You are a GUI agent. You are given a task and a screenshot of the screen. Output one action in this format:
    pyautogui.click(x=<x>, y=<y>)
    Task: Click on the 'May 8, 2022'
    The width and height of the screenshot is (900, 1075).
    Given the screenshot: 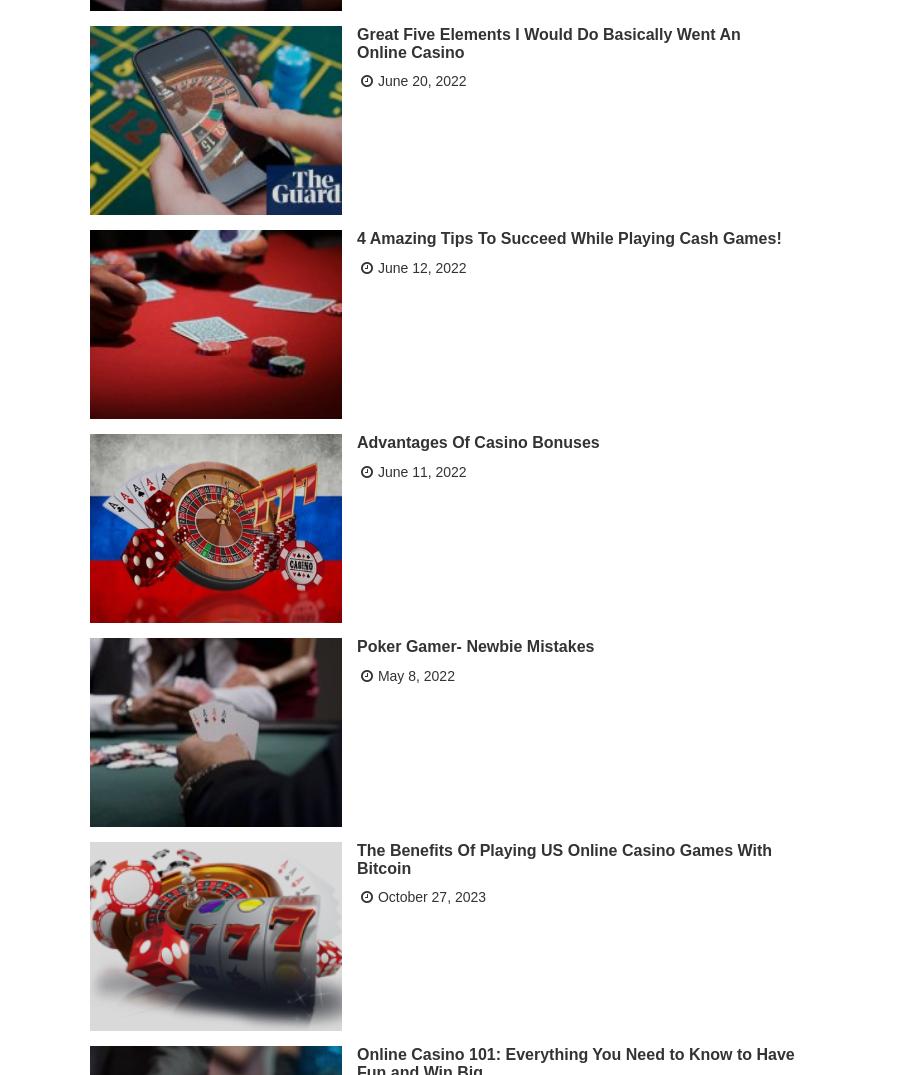 What is the action you would take?
    pyautogui.click(x=415, y=674)
    